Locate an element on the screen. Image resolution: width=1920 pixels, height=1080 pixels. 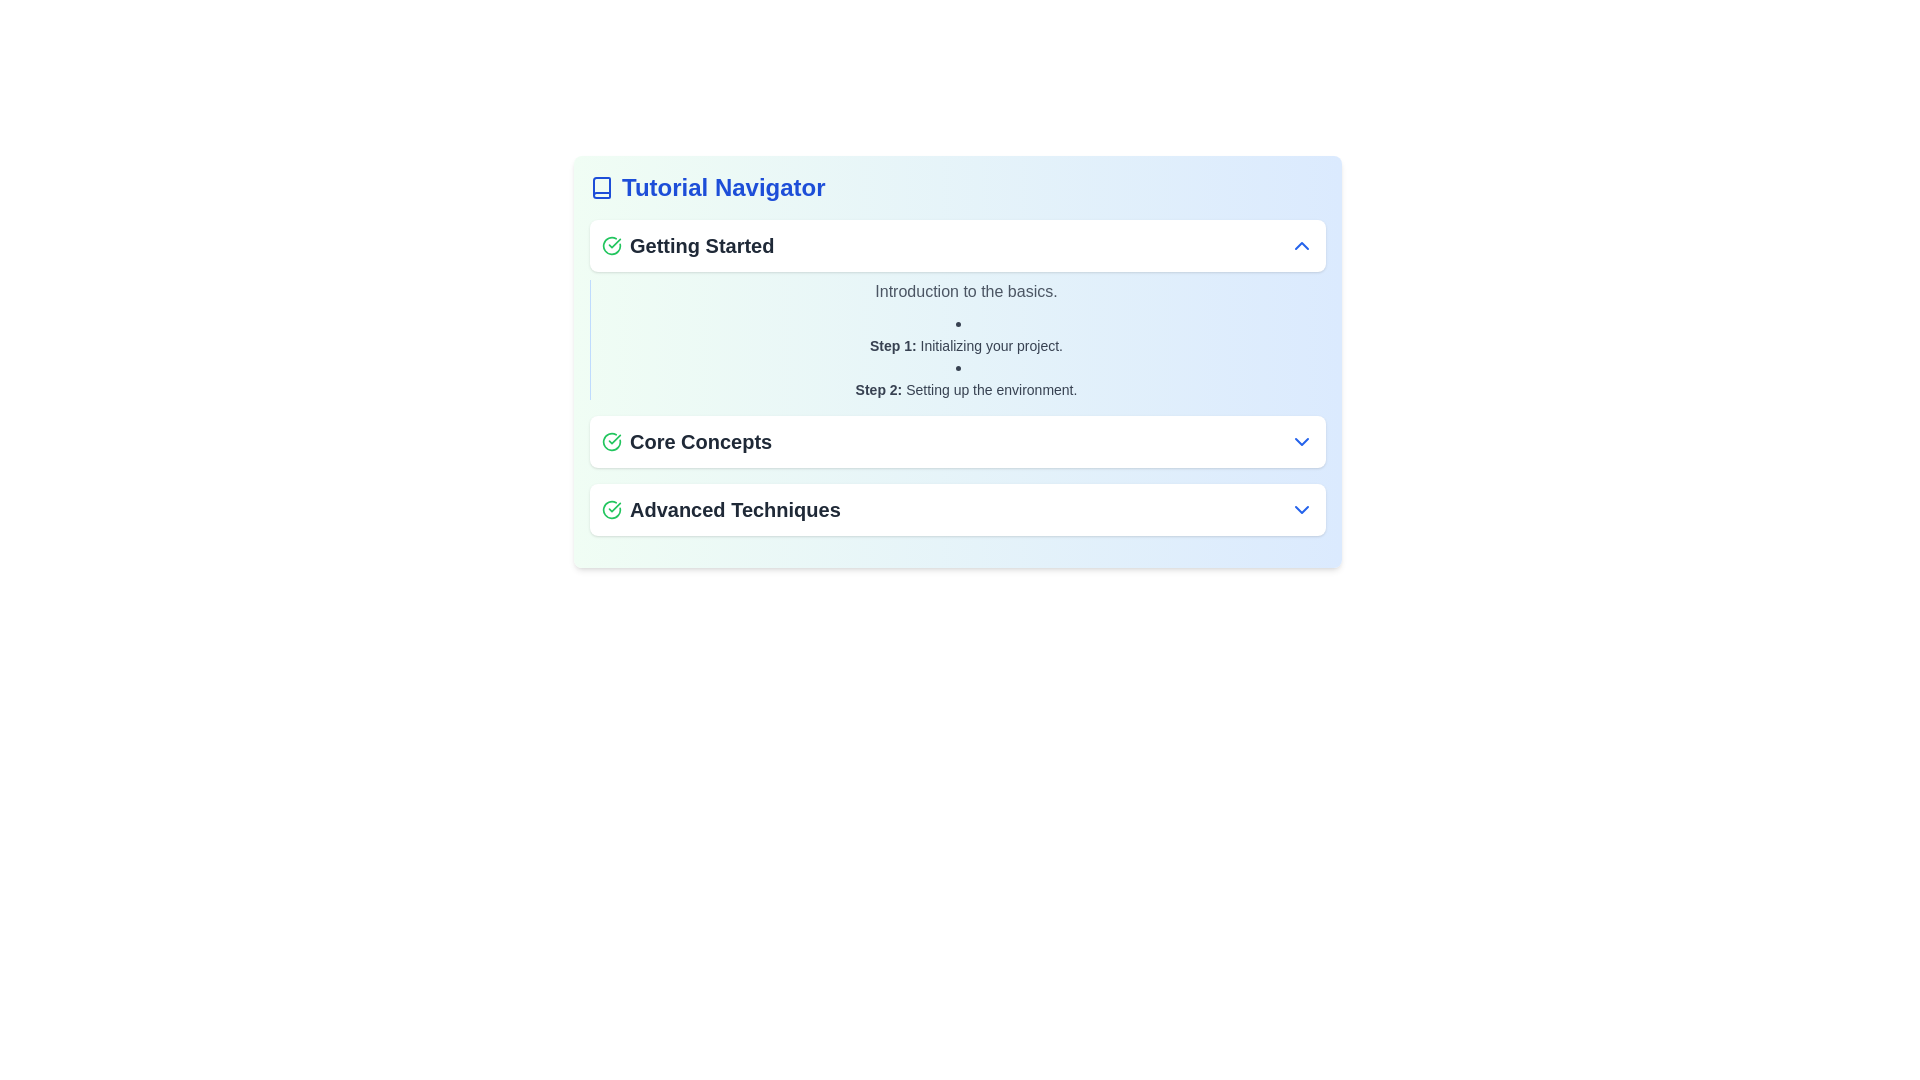
the circular green checkmark icon located to the left of the 'Core Concepts' text in the tutorial navigator interface is located at coordinates (610, 441).